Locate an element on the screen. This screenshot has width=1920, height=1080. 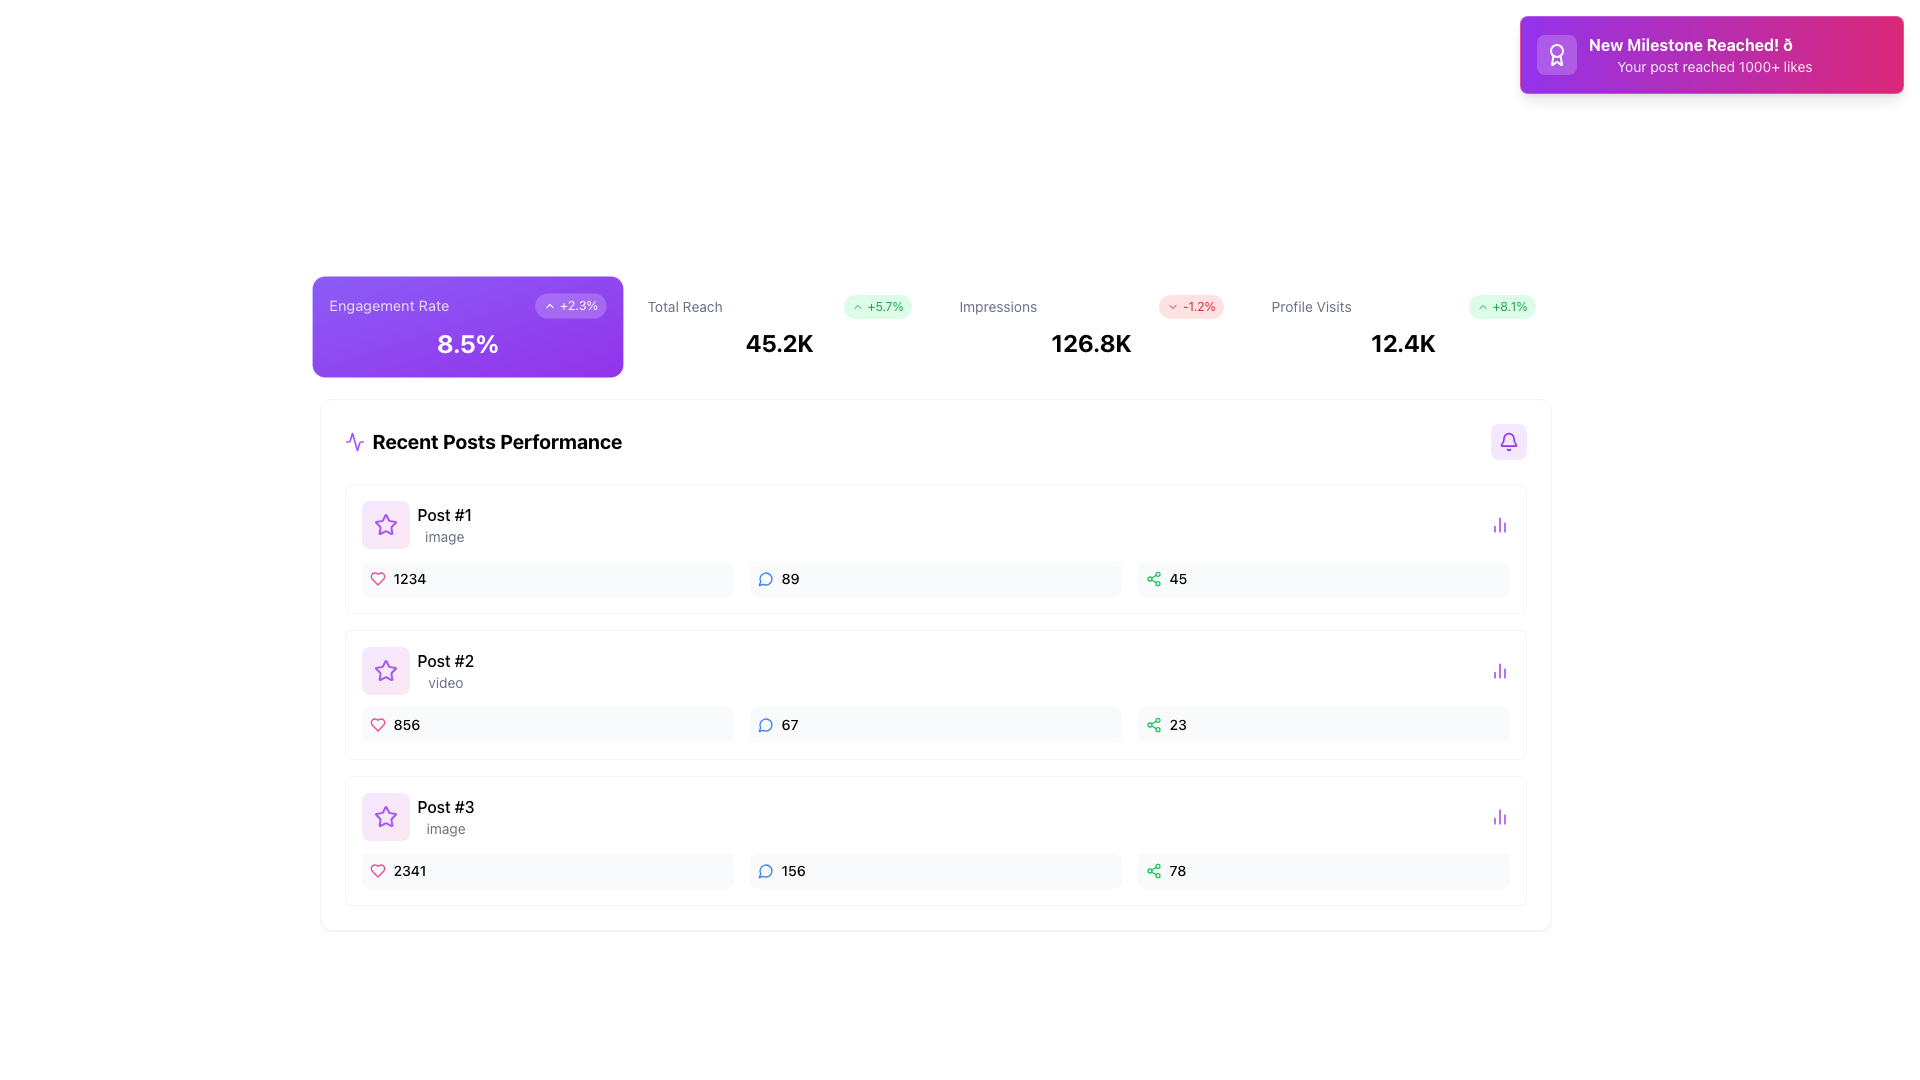
the heart-shaped icon with a pink outline located to the left of the text '1234' in the 'Recent Posts Performance' section is located at coordinates (377, 578).